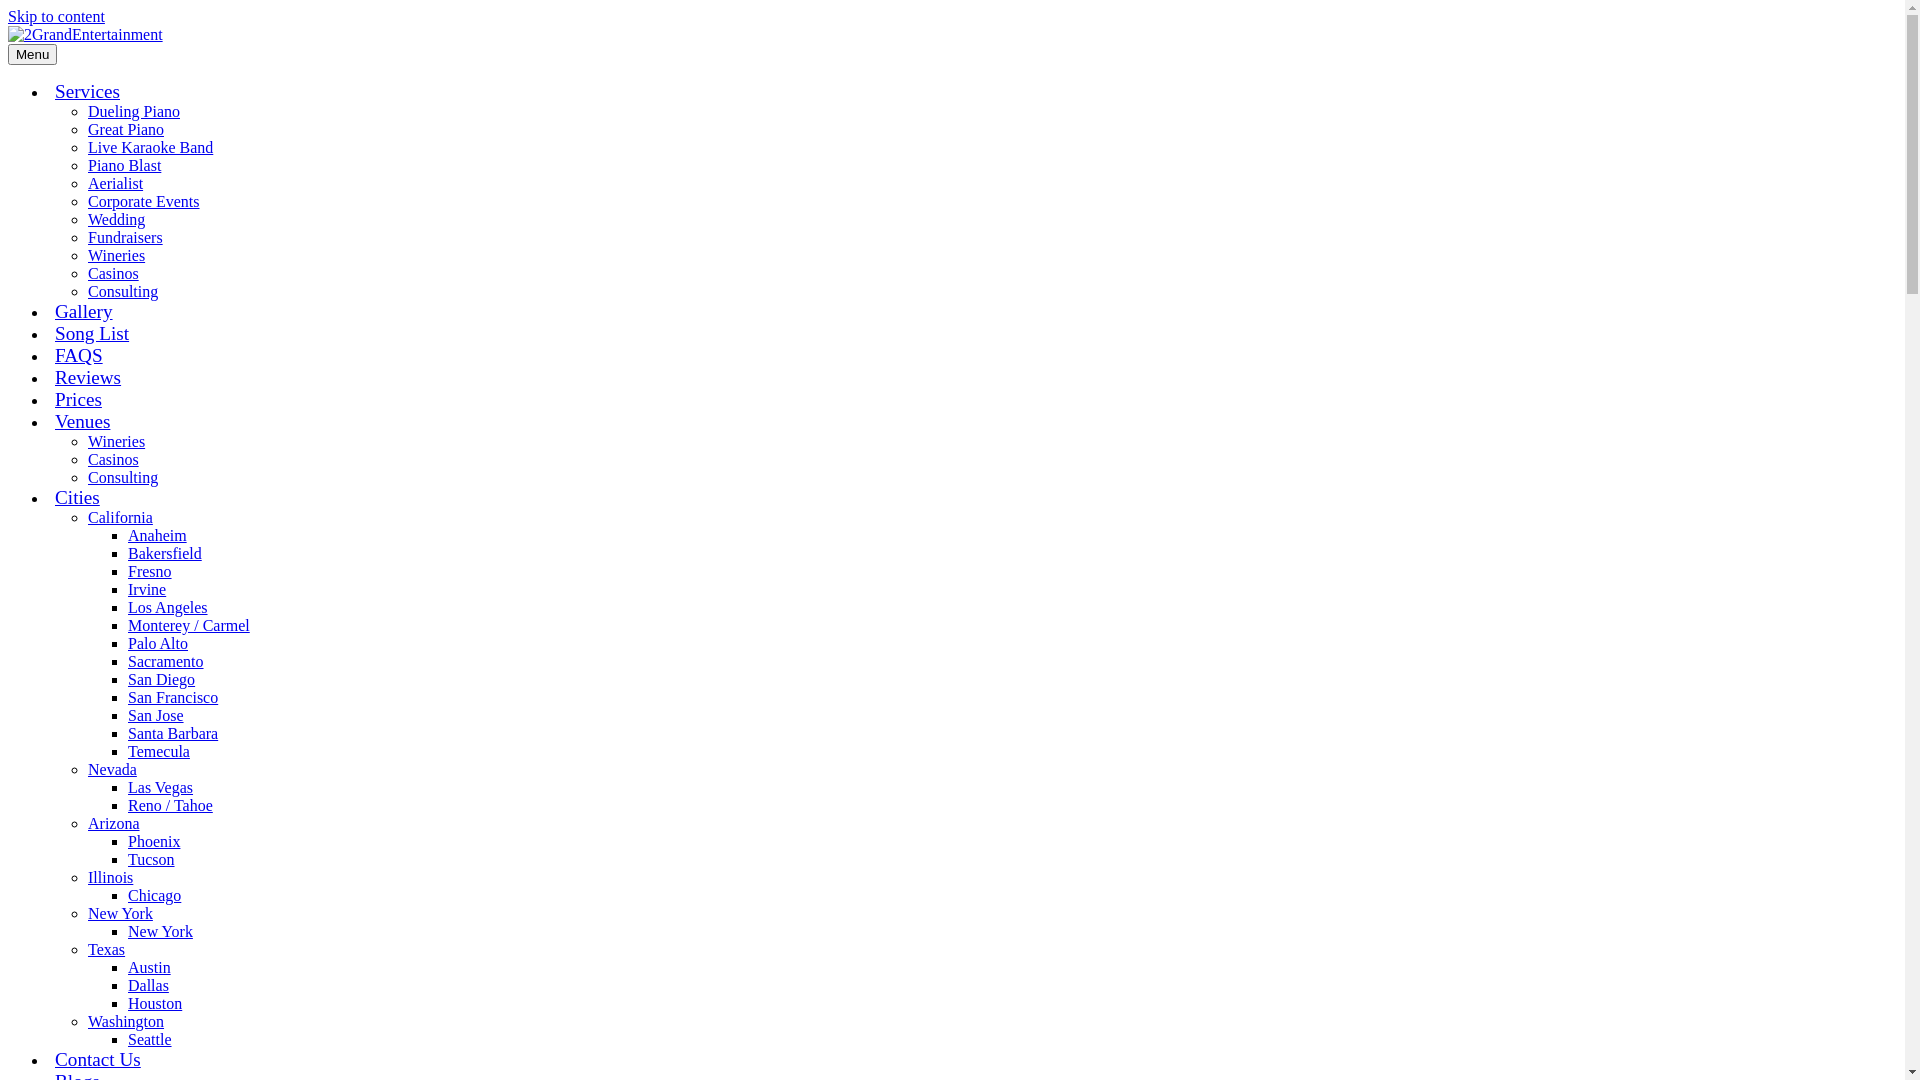  Describe the element at coordinates (112, 273) in the screenshot. I see `'Casinos'` at that location.